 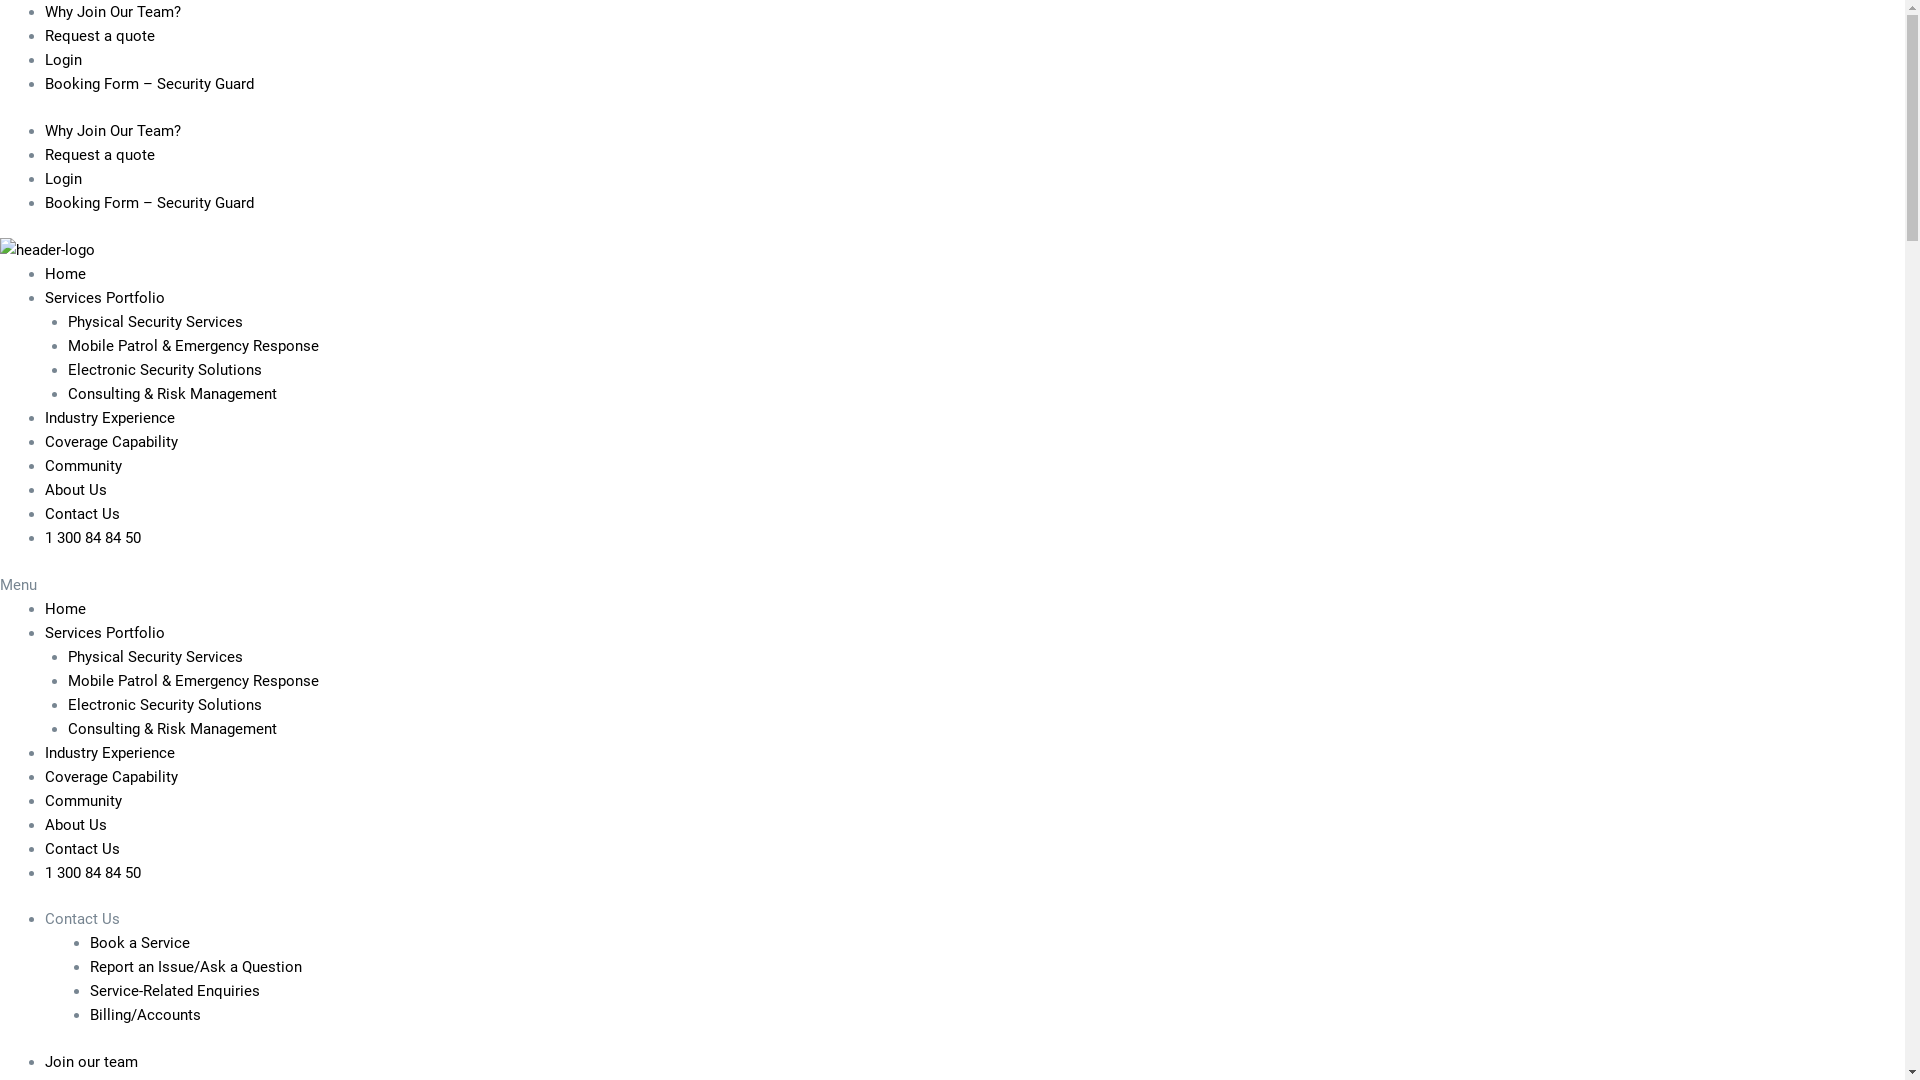 I want to click on 'Community', so click(x=82, y=466).